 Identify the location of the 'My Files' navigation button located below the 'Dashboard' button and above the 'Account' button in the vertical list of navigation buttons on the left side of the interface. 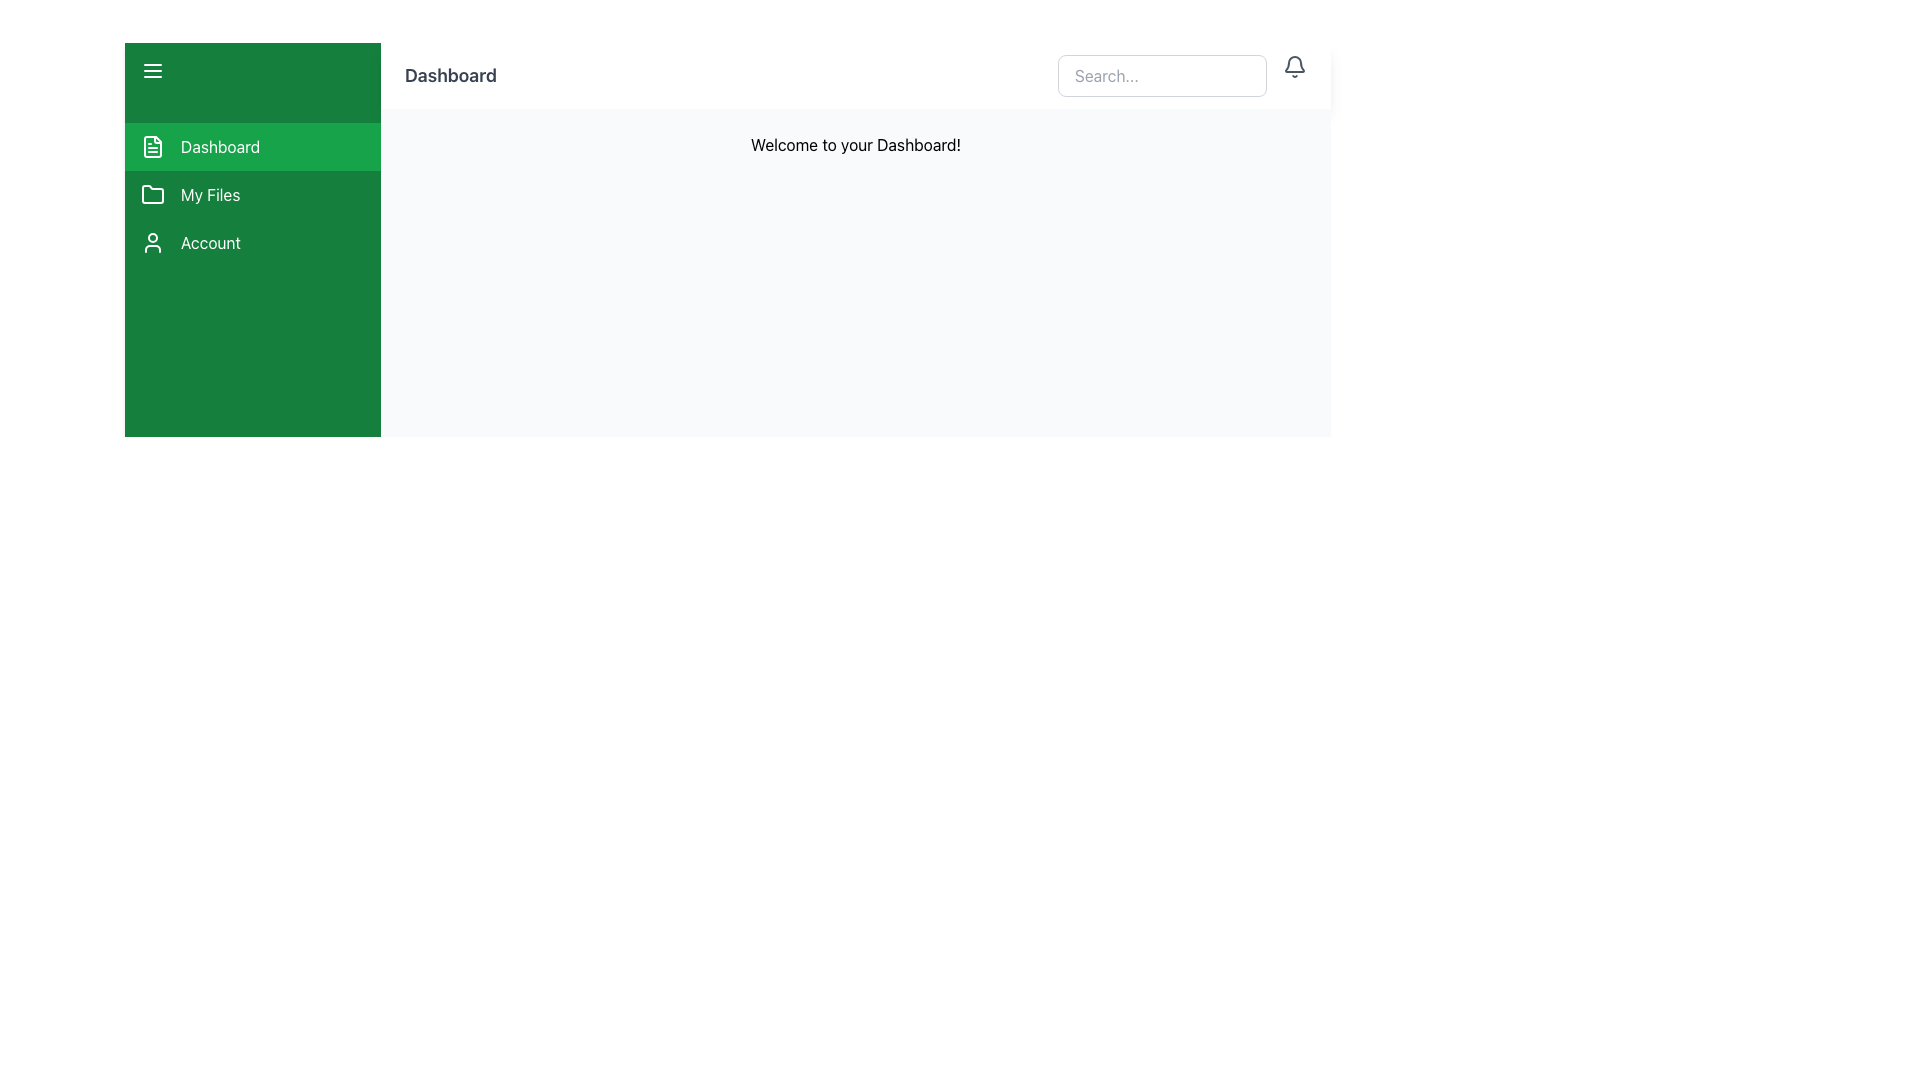
(252, 195).